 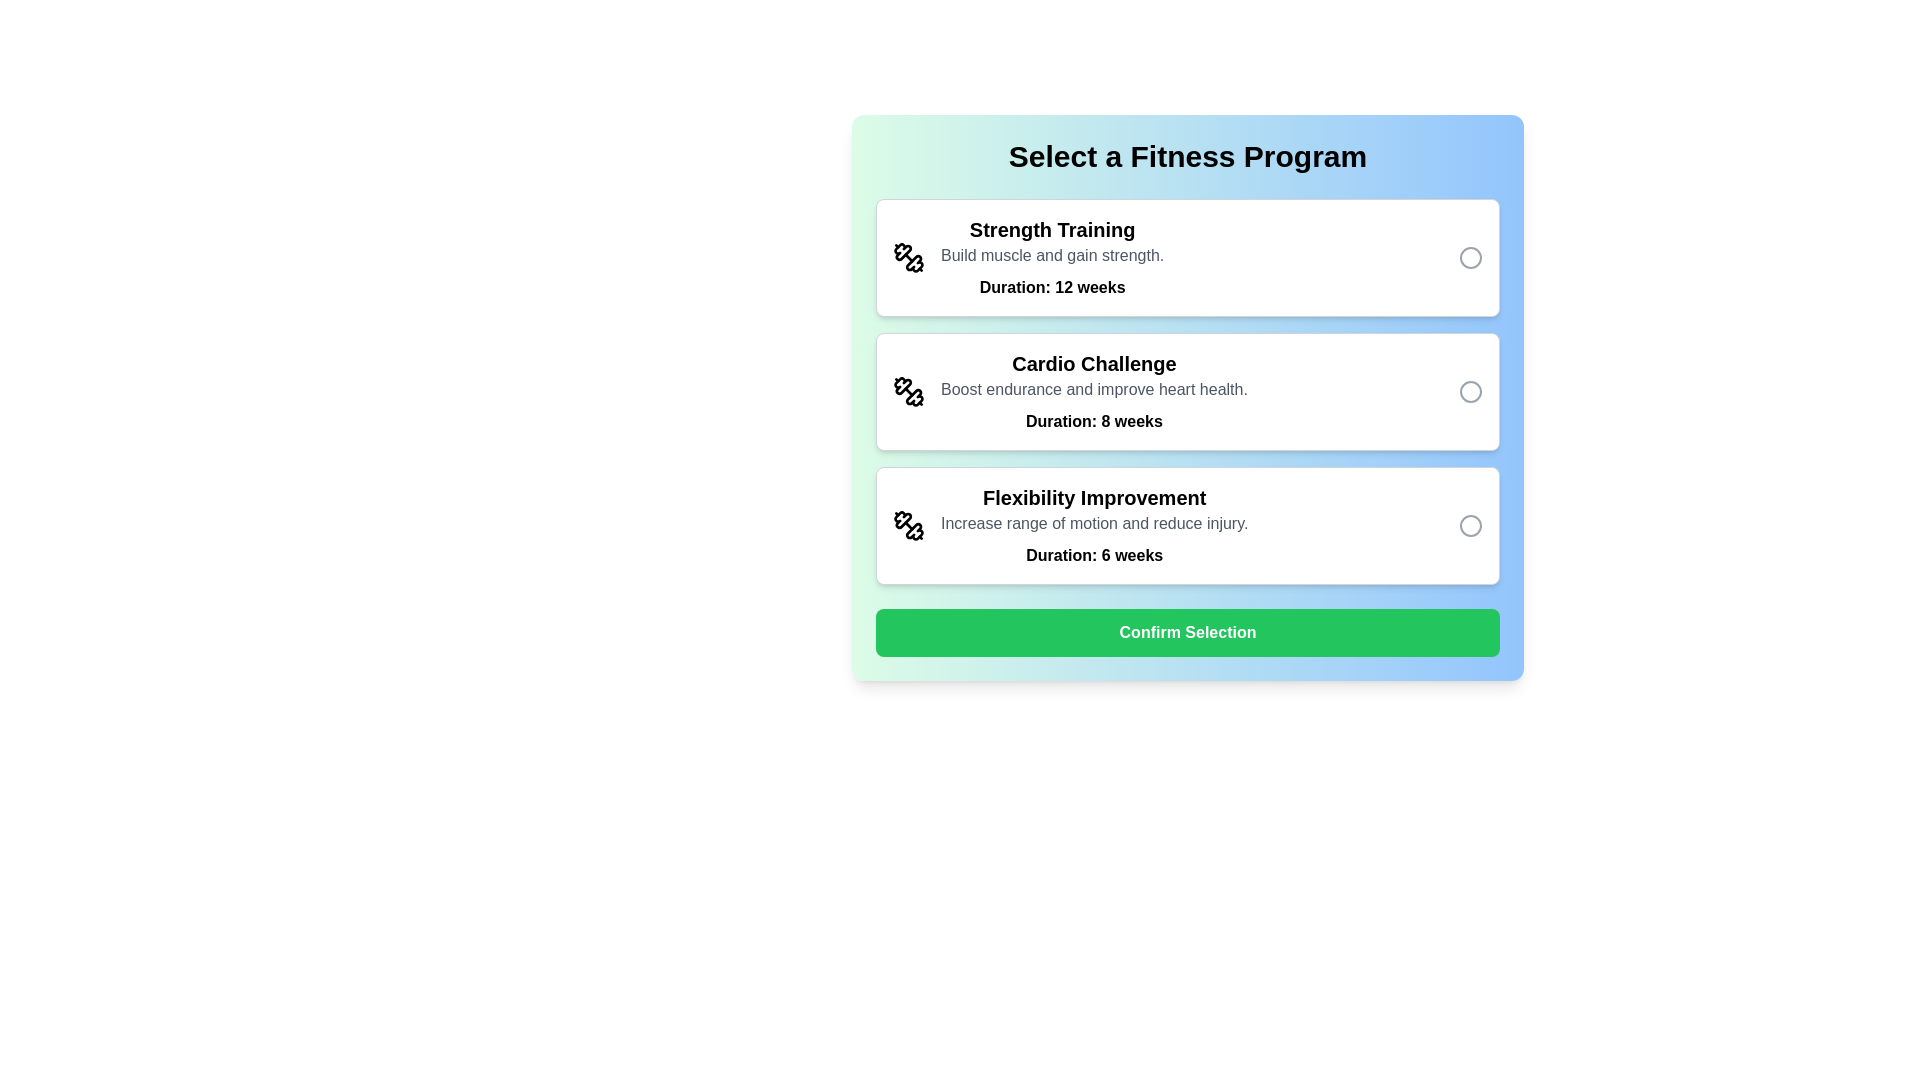 I want to click on the green 'Confirm Selection' button located at the bottom of the 'Select a Fitness Program' modal to confirm the selection, so click(x=1188, y=632).